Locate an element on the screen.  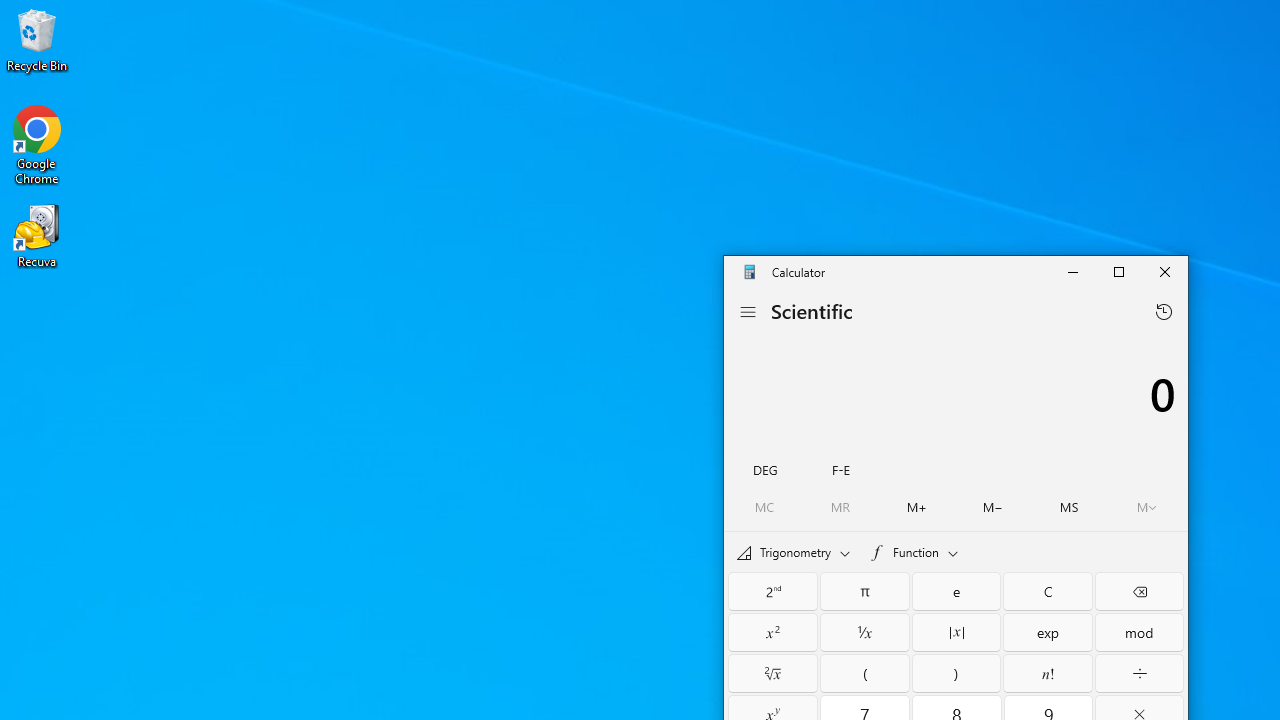
'Functions' is located at coordinates (912, 552).